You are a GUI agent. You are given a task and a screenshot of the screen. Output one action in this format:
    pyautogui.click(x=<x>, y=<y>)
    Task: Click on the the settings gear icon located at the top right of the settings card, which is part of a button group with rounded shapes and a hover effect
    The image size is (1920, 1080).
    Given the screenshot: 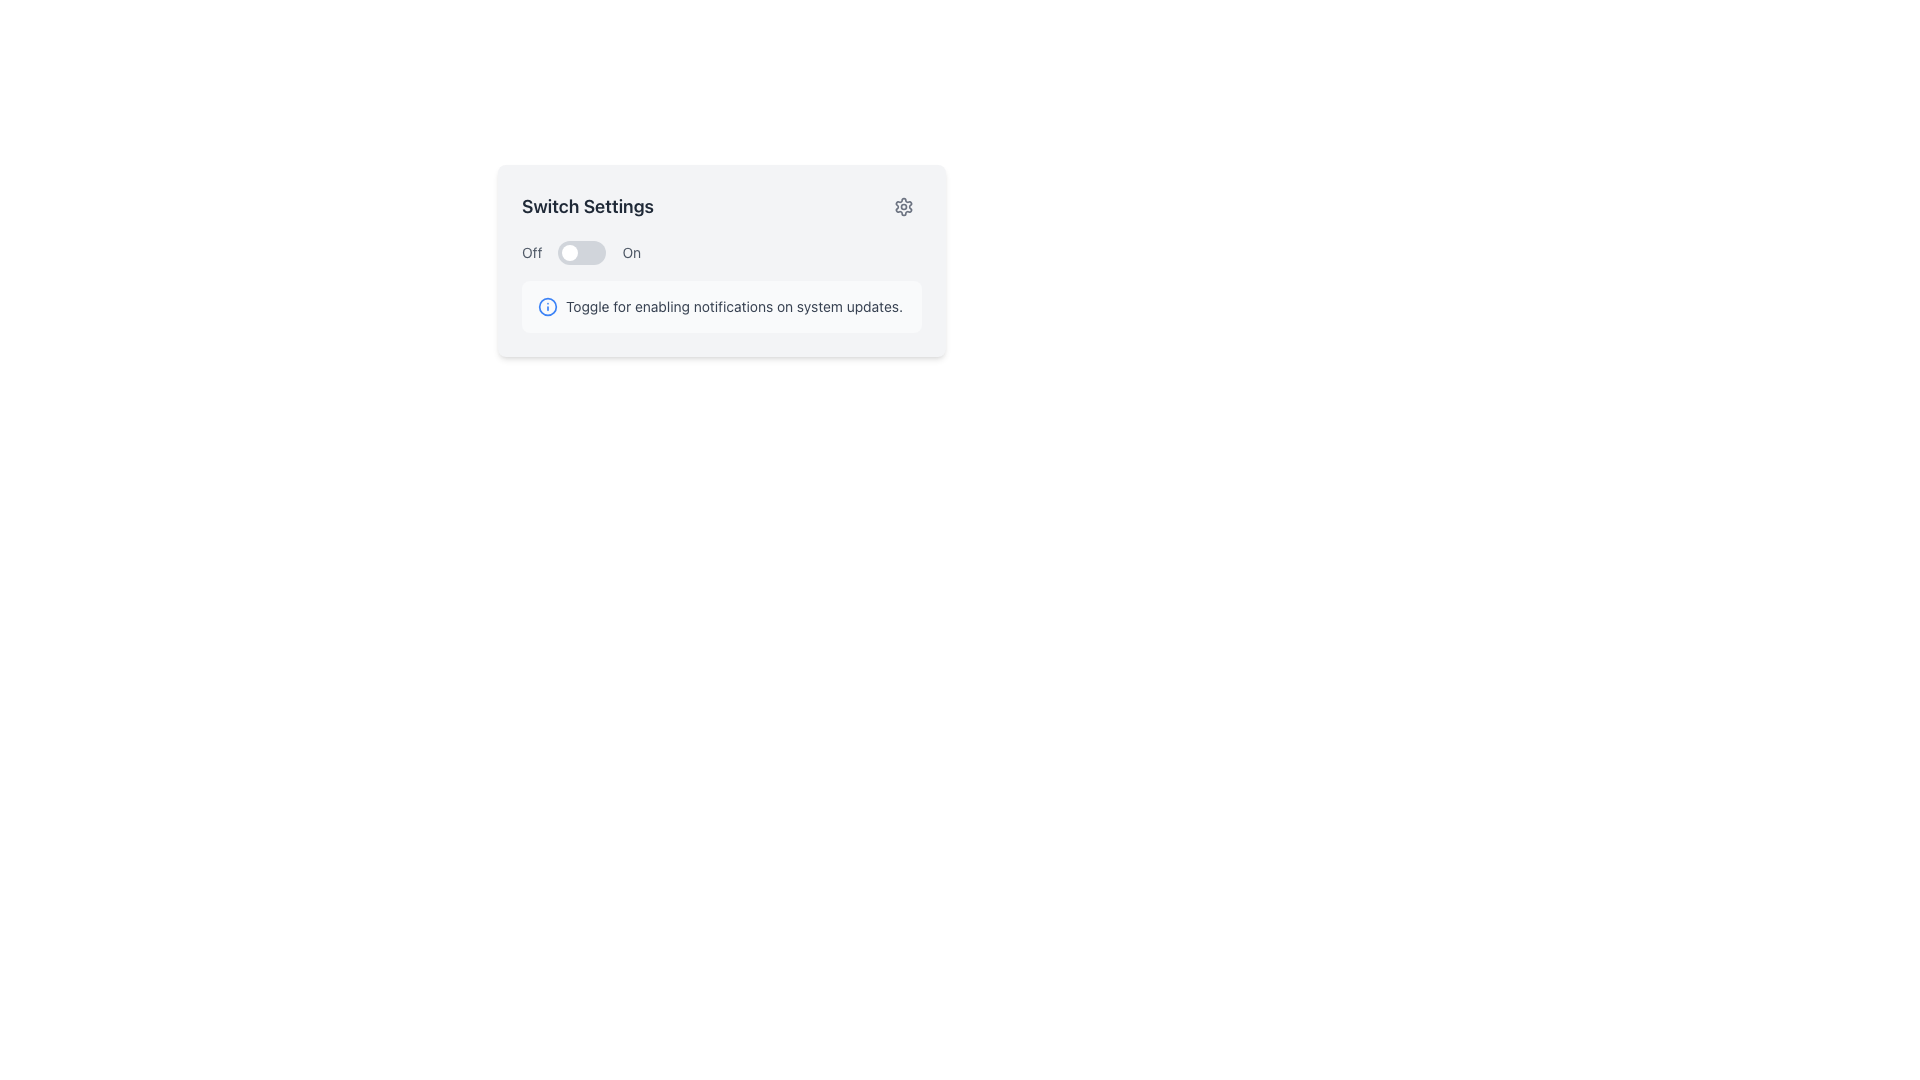 What is the action you would take?
    pyautogui.click(x=902, y=207)
    